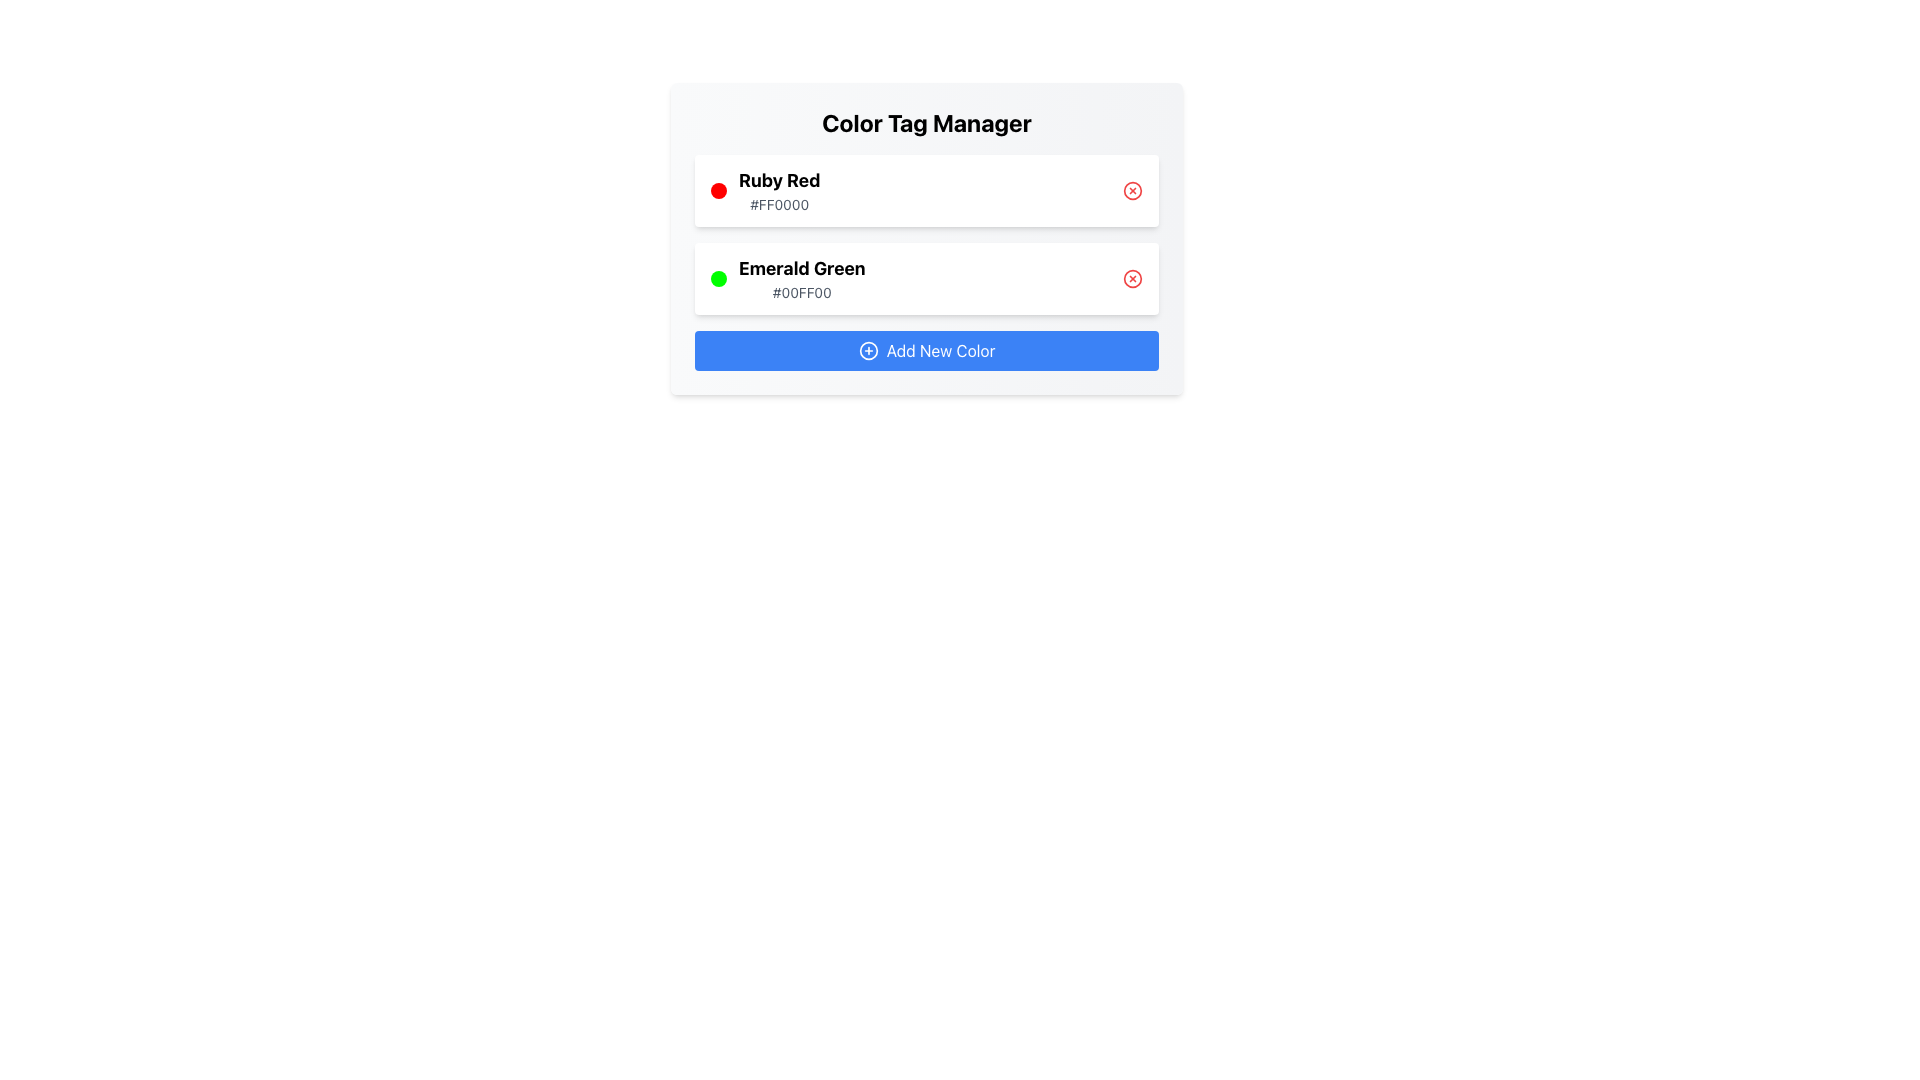 This screenshot has height=1080, width=1920. Describe the element at coordinates (778, 204) in the screenshot. I see `the non-interactive Text label displaying the hexadecimal value for 'Ruby Red', located beneath the 'Ruby Red' text within the color group card` at that location.